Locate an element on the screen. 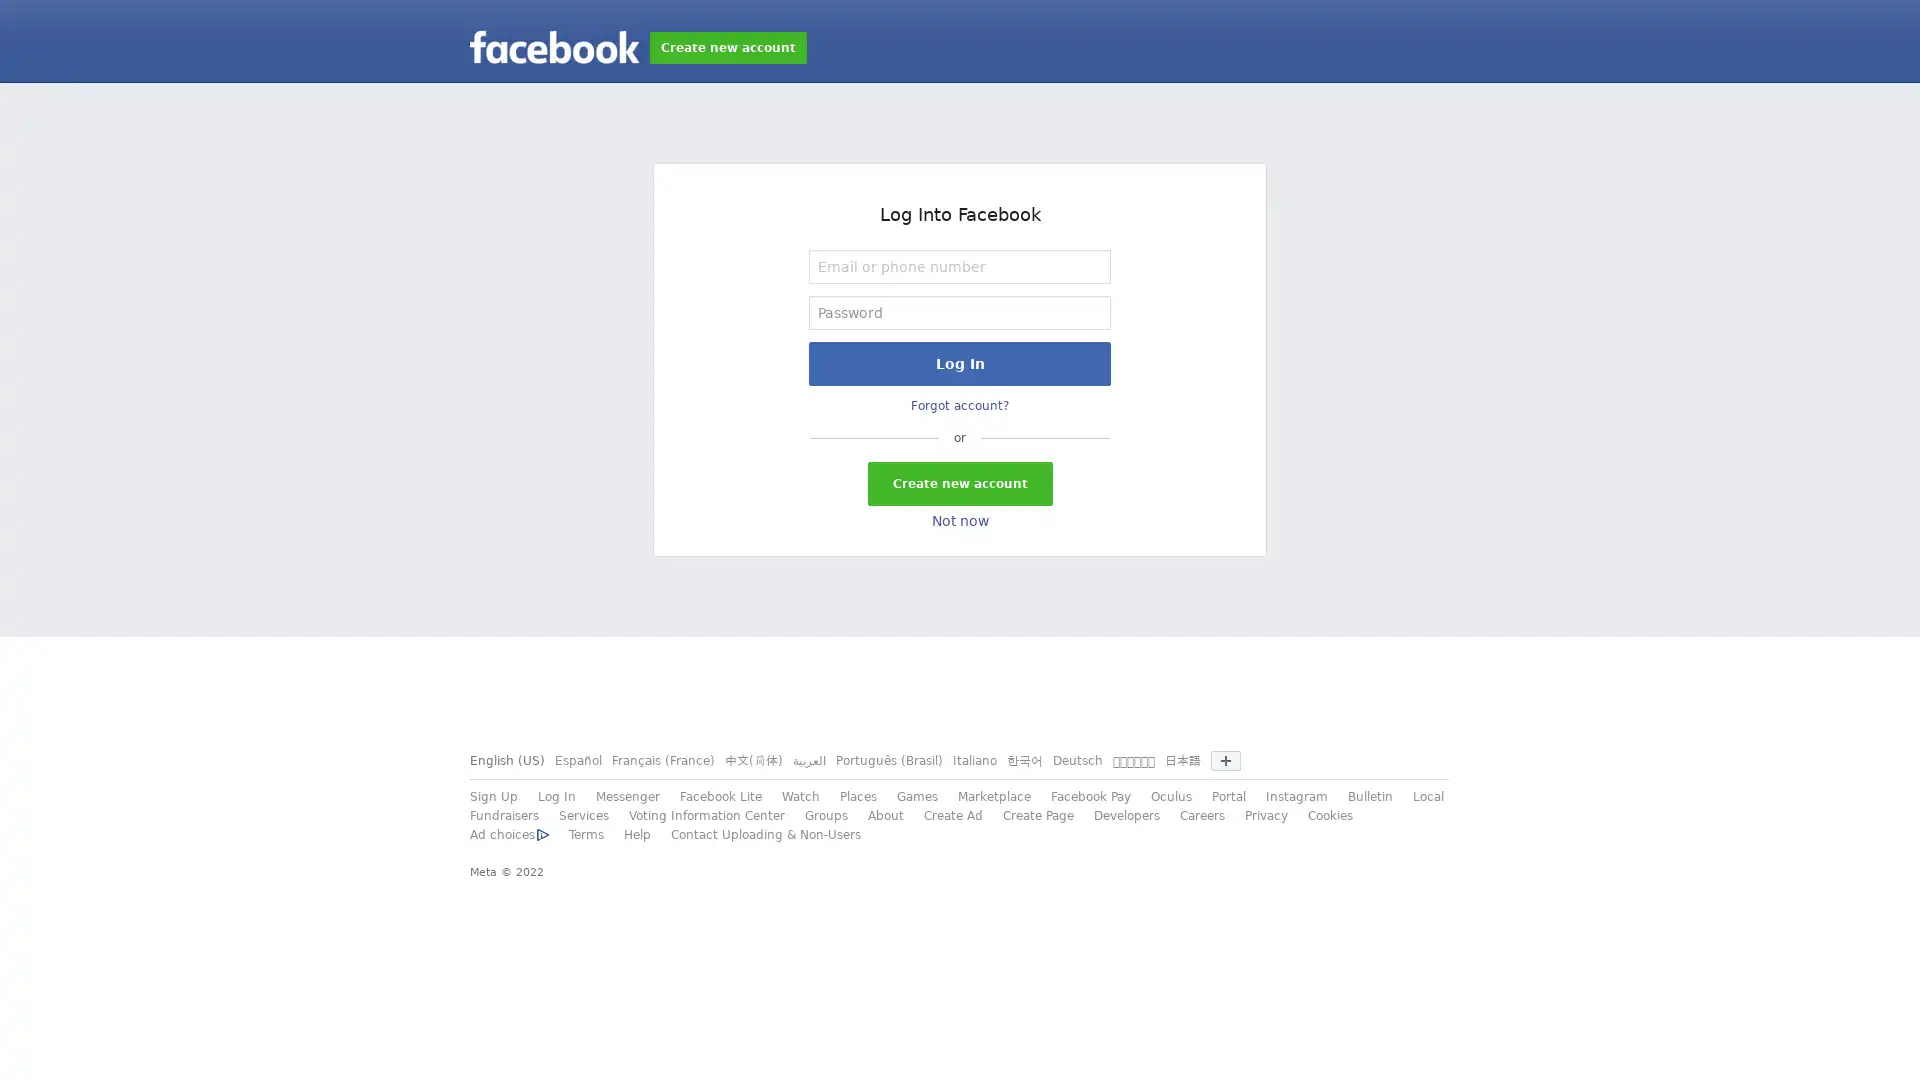 Image resolution: width=1920 pixels, height=1080 pixels. Log In is located at coordinates (960, 363).